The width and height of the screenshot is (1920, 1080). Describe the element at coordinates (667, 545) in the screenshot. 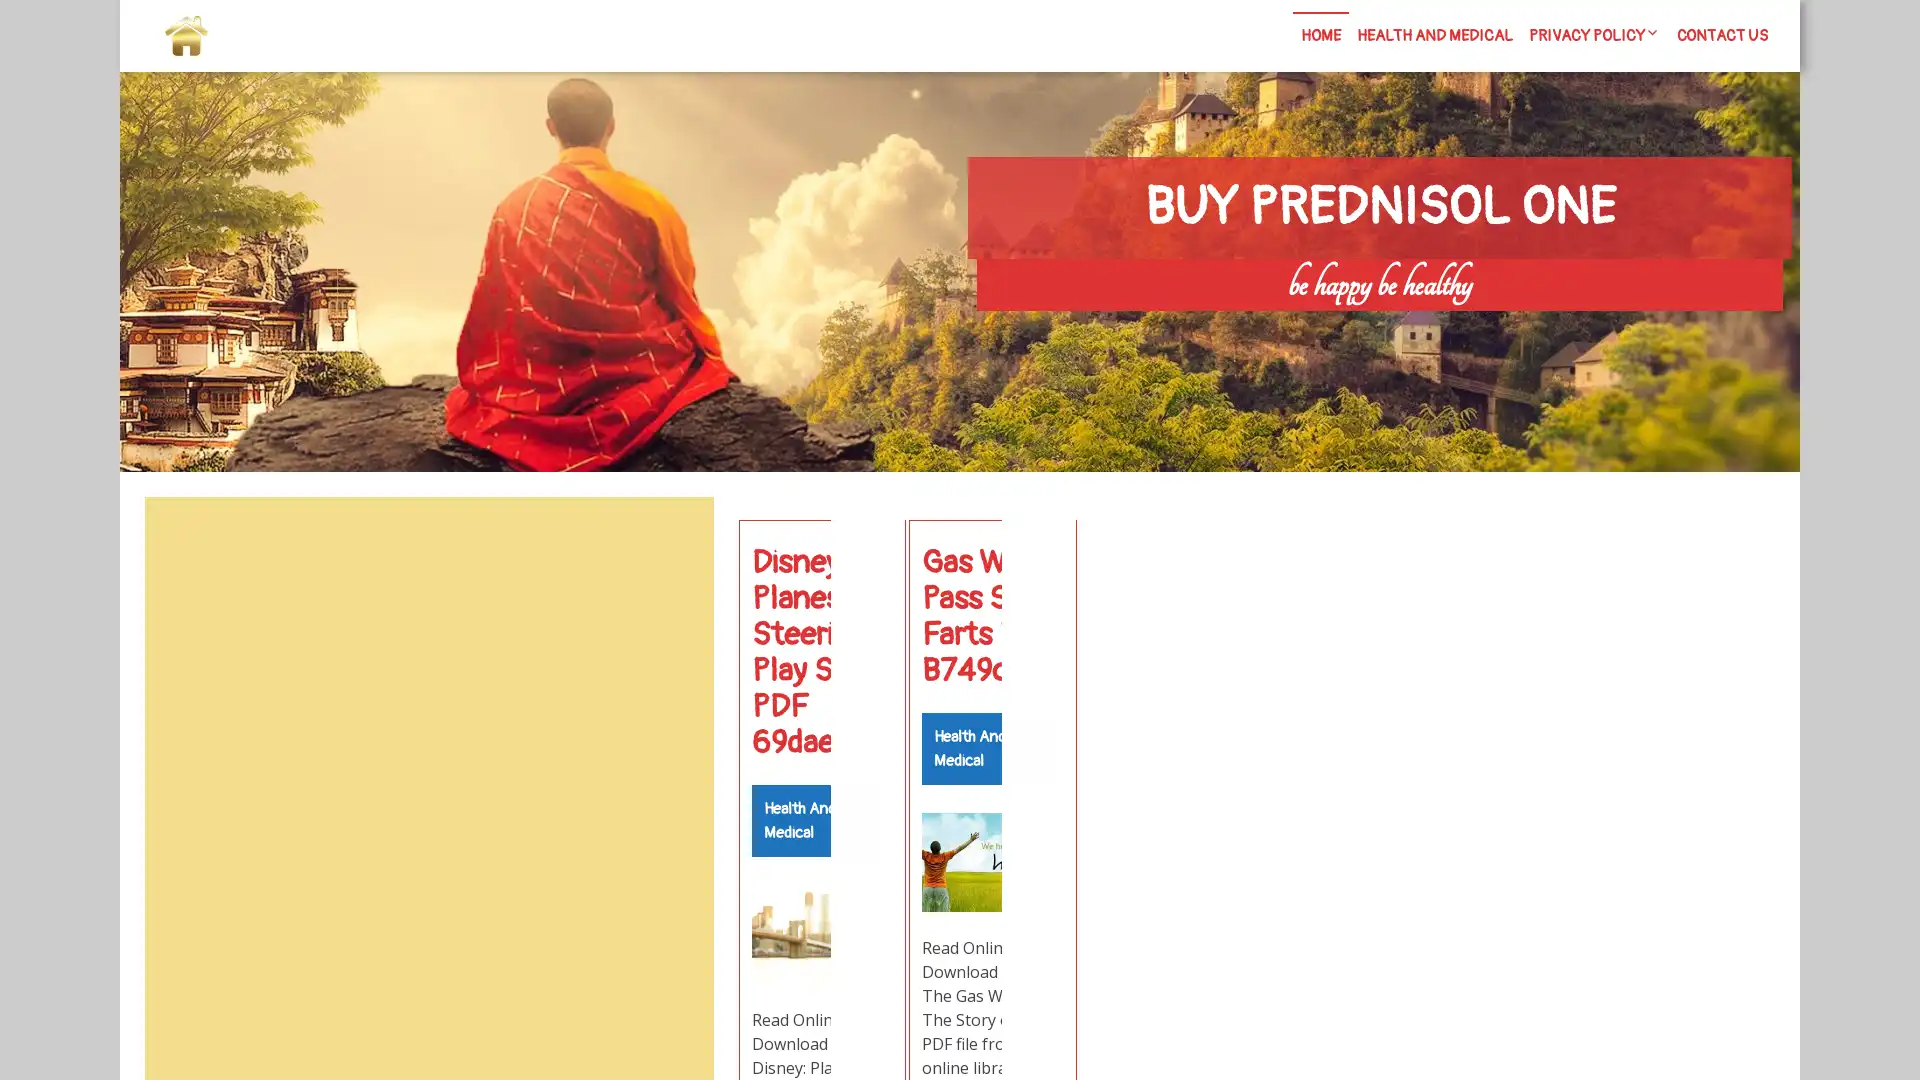

I see `Search` at that location.